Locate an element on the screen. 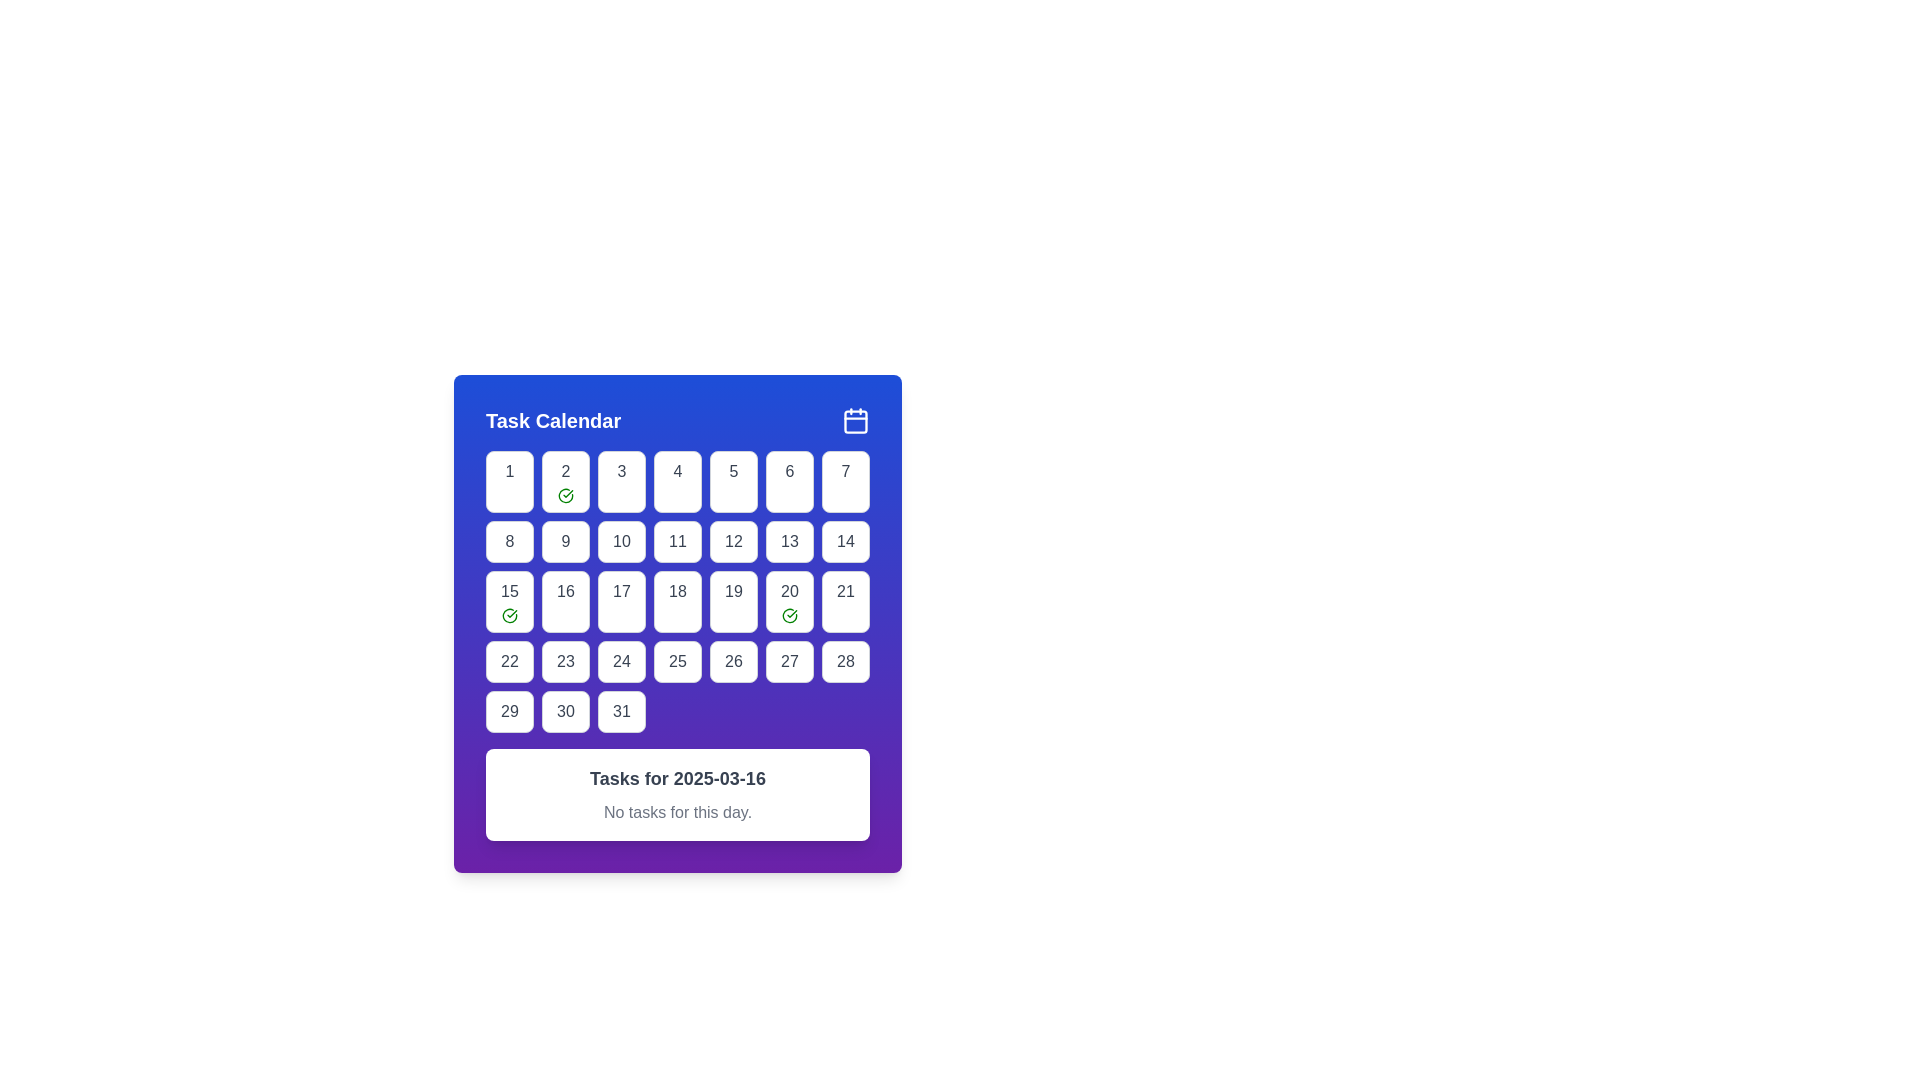  the textual element representing the day '14' in the calendar grid is located at coordinates (845, 542).